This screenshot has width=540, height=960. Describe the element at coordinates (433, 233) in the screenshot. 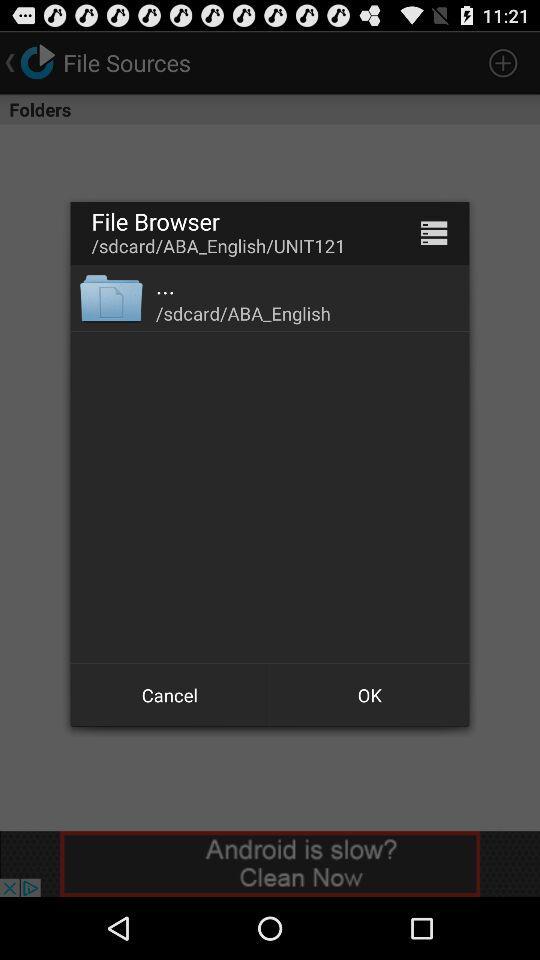

I see `the app above /sdcard/aba_english item` at that location.